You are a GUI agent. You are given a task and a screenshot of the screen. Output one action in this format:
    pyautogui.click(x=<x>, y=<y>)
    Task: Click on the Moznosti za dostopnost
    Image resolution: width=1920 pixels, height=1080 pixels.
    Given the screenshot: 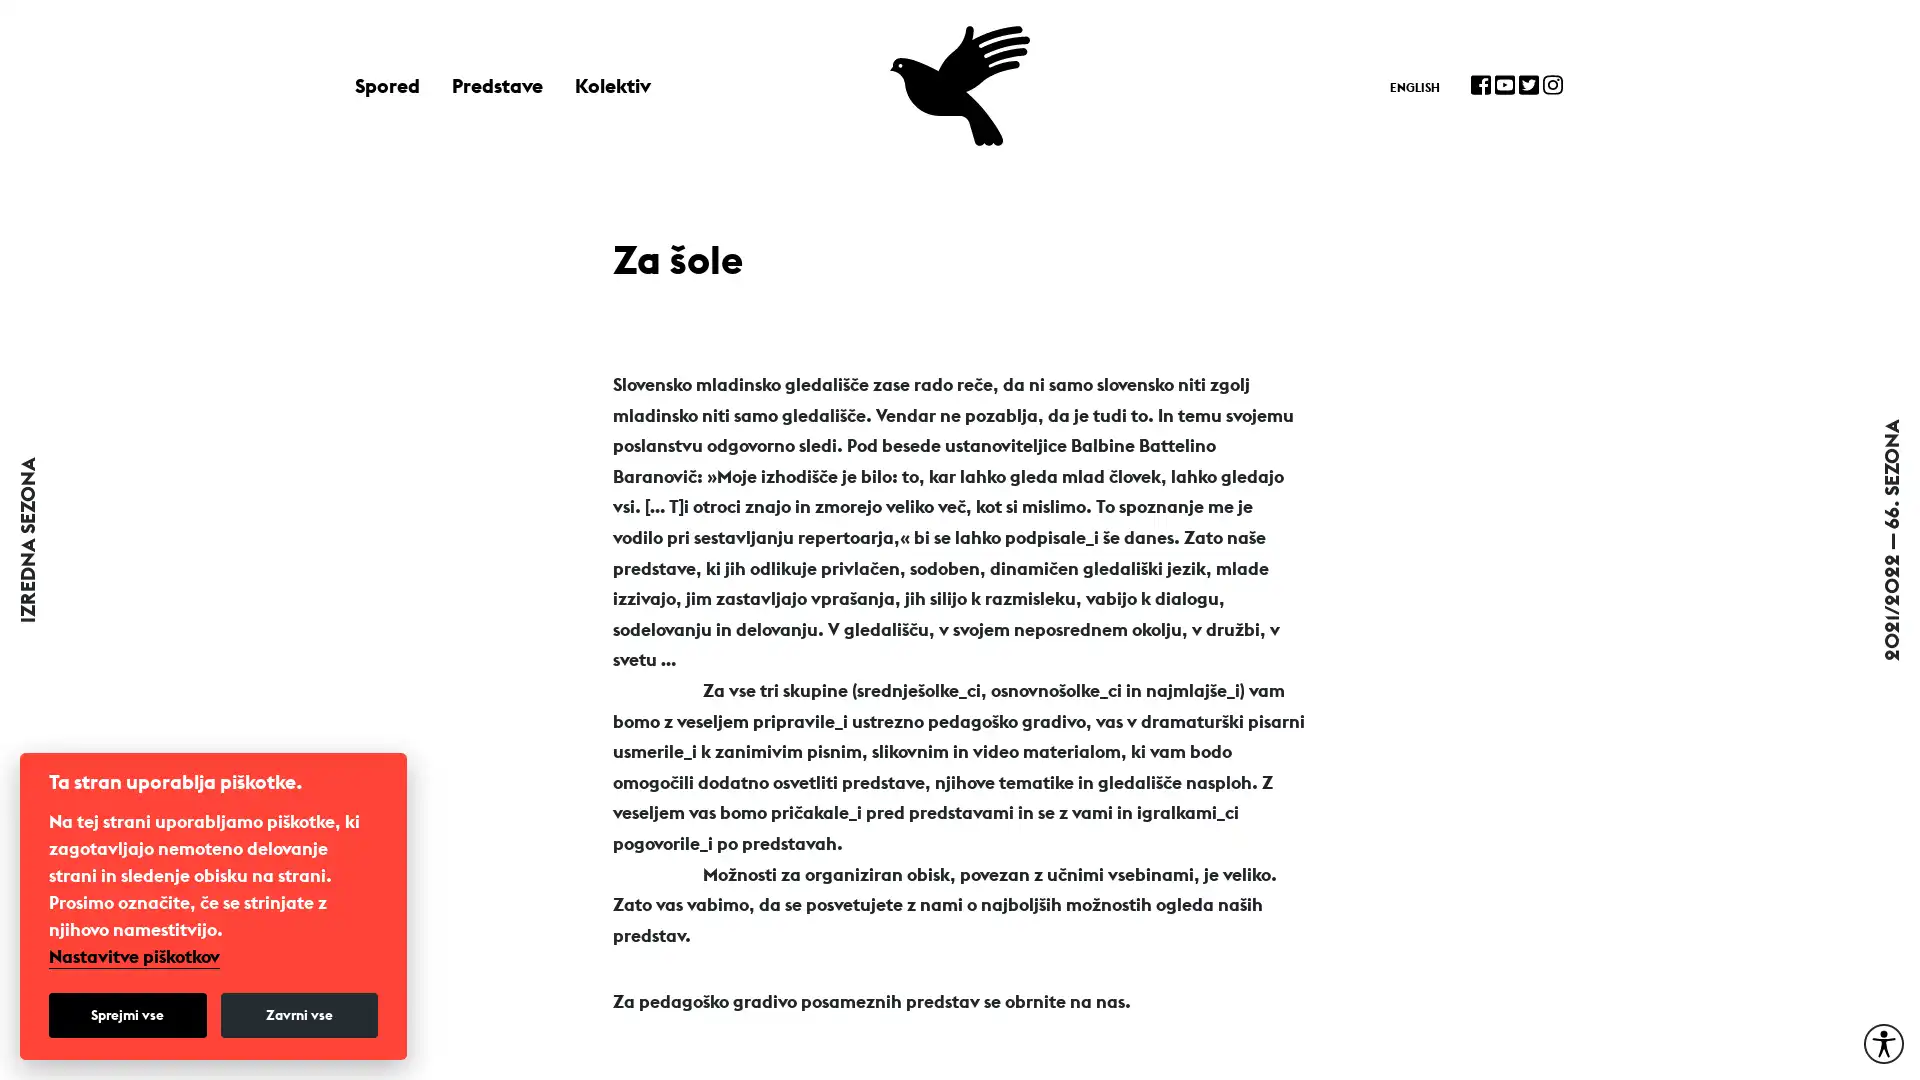 What is the action you would take?
    pyautogui.click(x=1882, y=1043)
    